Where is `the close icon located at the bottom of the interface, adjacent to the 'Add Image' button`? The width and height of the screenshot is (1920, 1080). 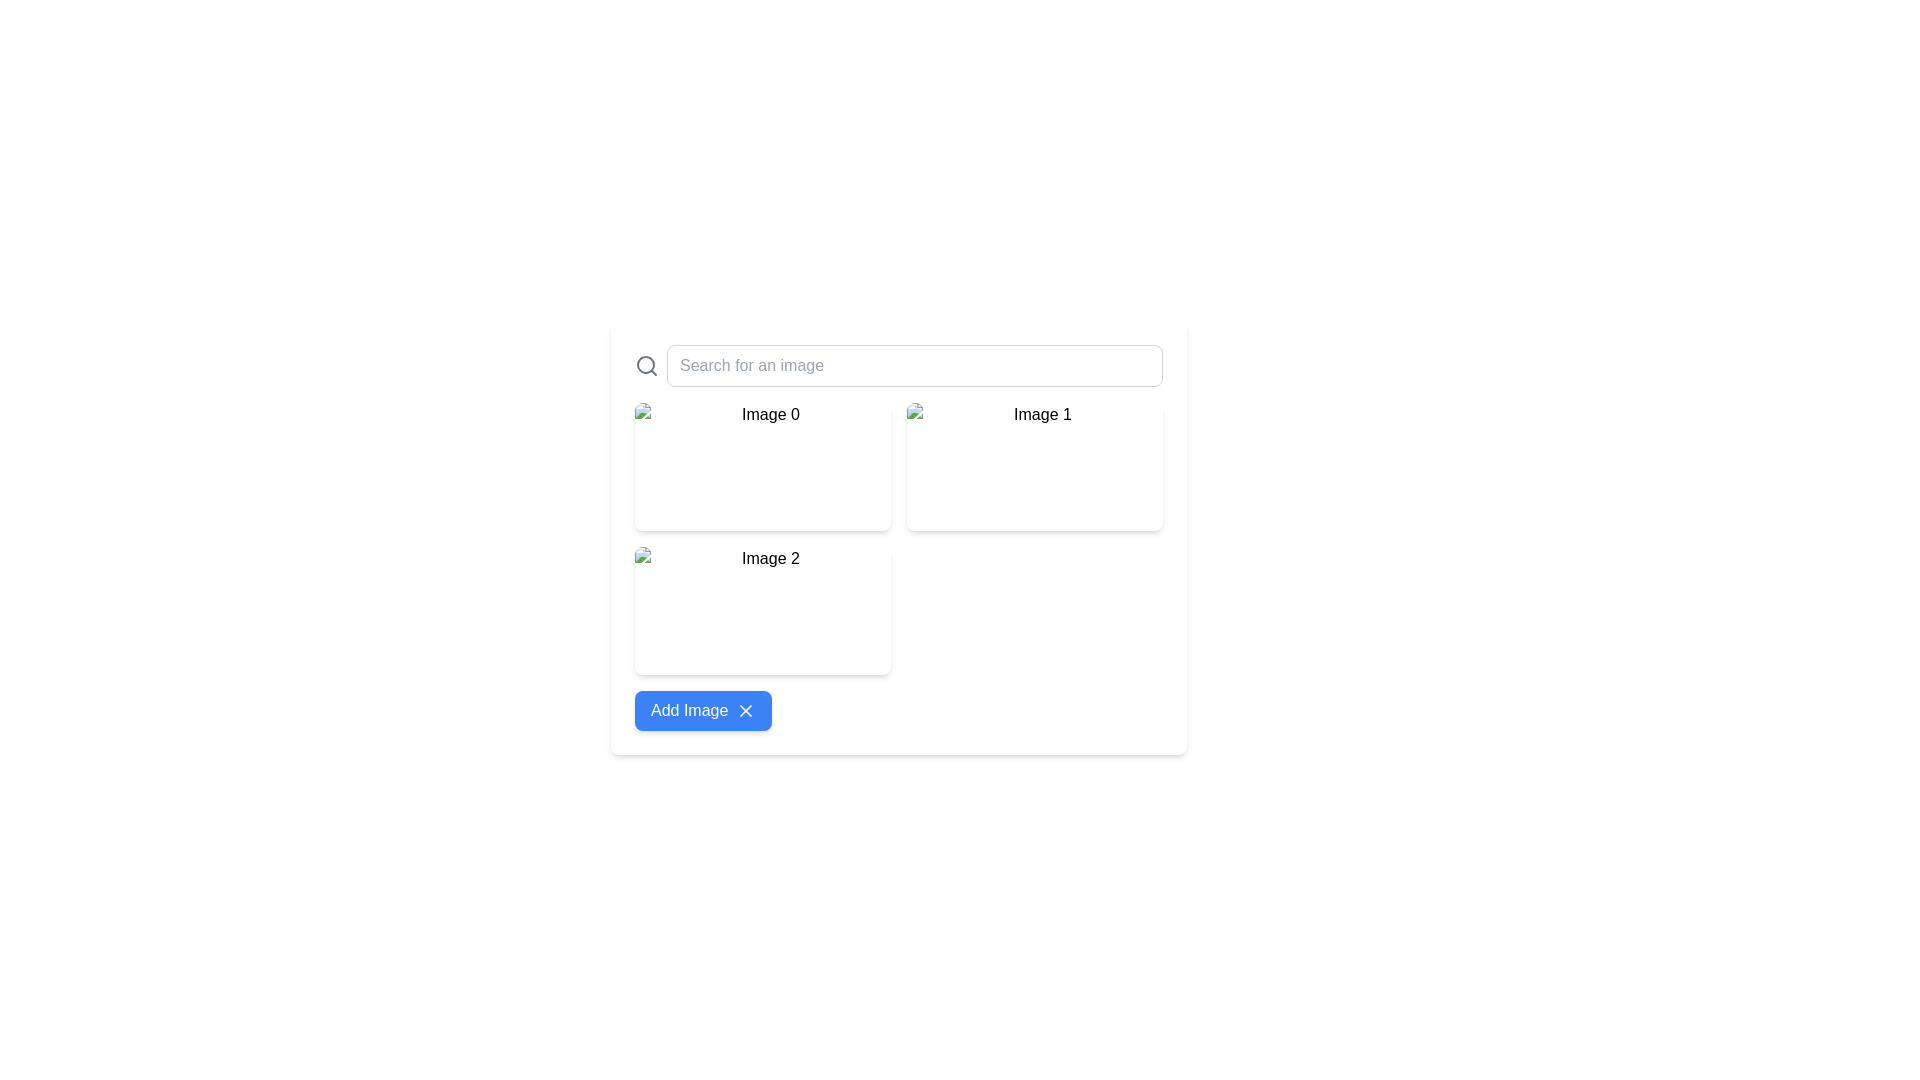
the close icon located at the bottom of the interface, adjacent to the 'Add Image' button is located at coordinates (745, 709).